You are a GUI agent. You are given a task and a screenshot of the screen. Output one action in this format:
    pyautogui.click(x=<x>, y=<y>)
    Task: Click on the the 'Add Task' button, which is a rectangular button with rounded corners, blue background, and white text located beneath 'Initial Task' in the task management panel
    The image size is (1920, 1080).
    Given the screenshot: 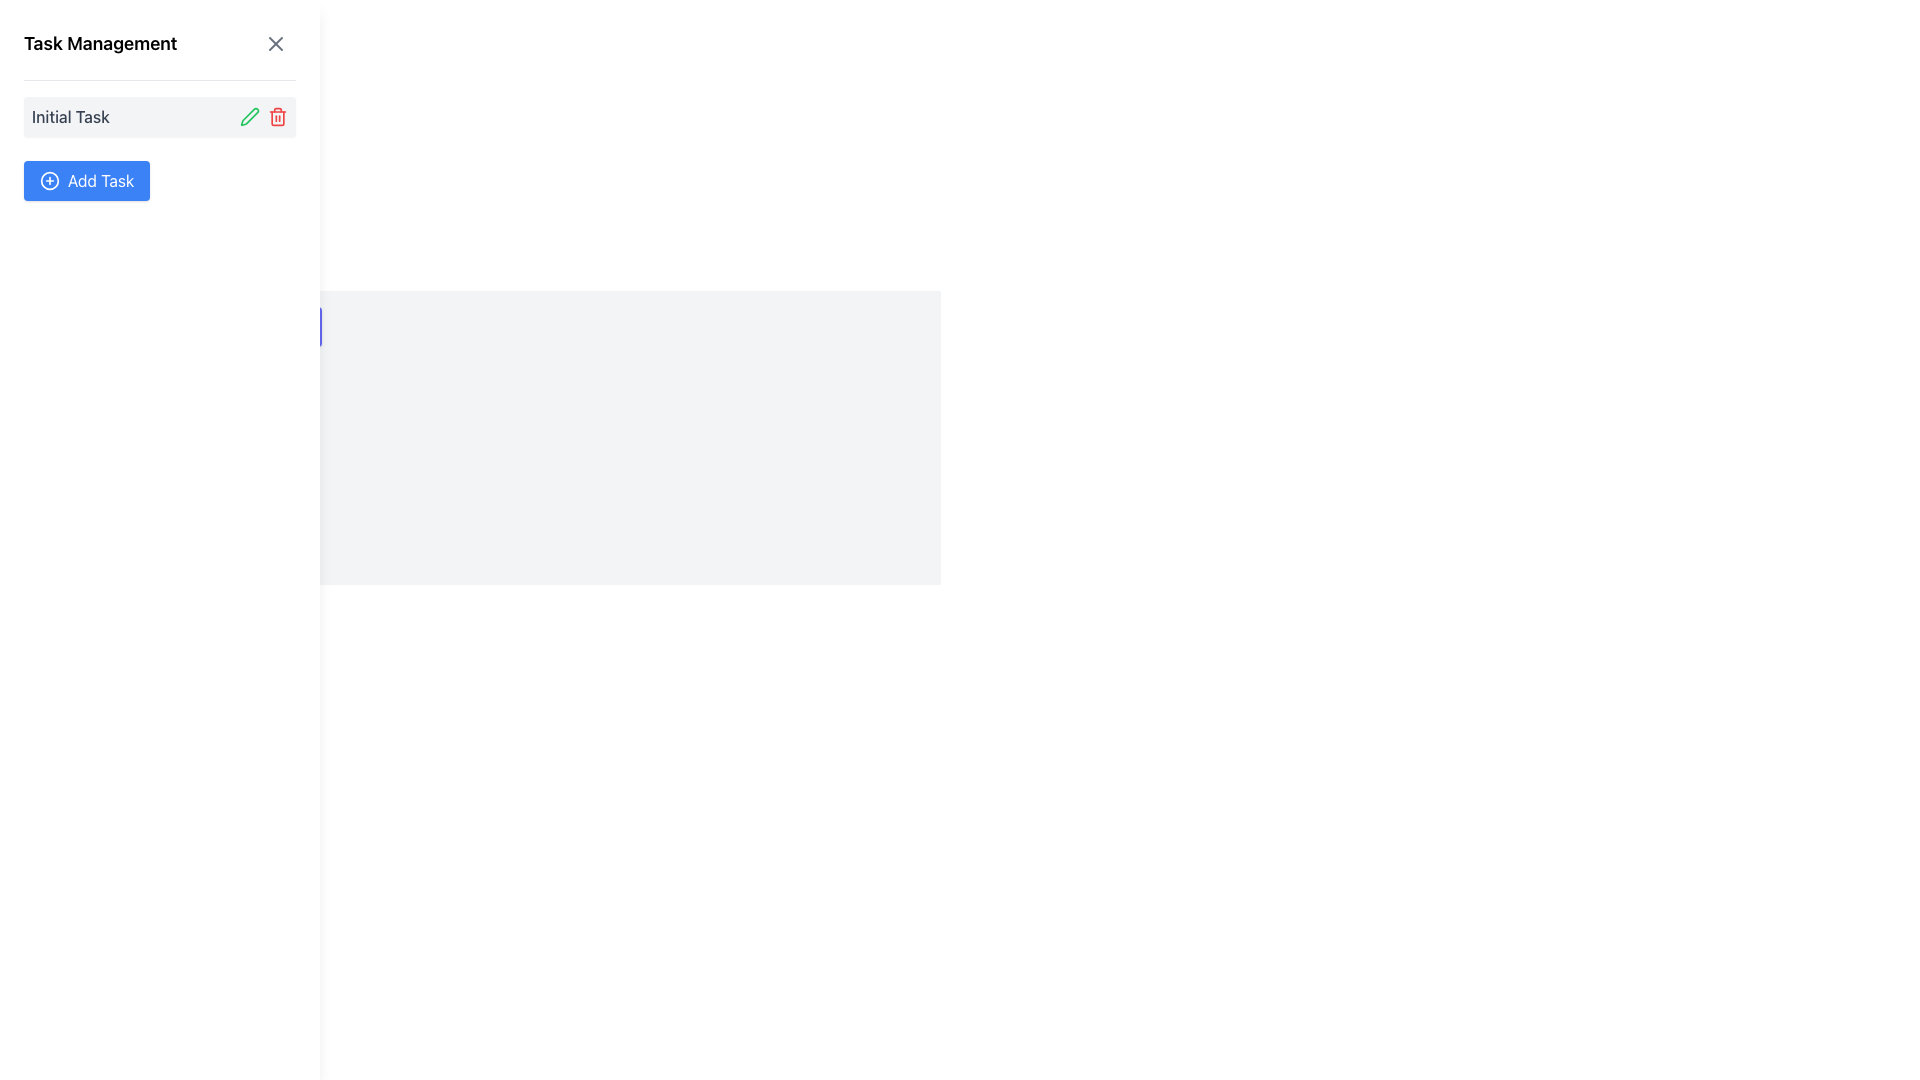 What is the action you would take?
    pyautogui.click(x=85, y=181)
    